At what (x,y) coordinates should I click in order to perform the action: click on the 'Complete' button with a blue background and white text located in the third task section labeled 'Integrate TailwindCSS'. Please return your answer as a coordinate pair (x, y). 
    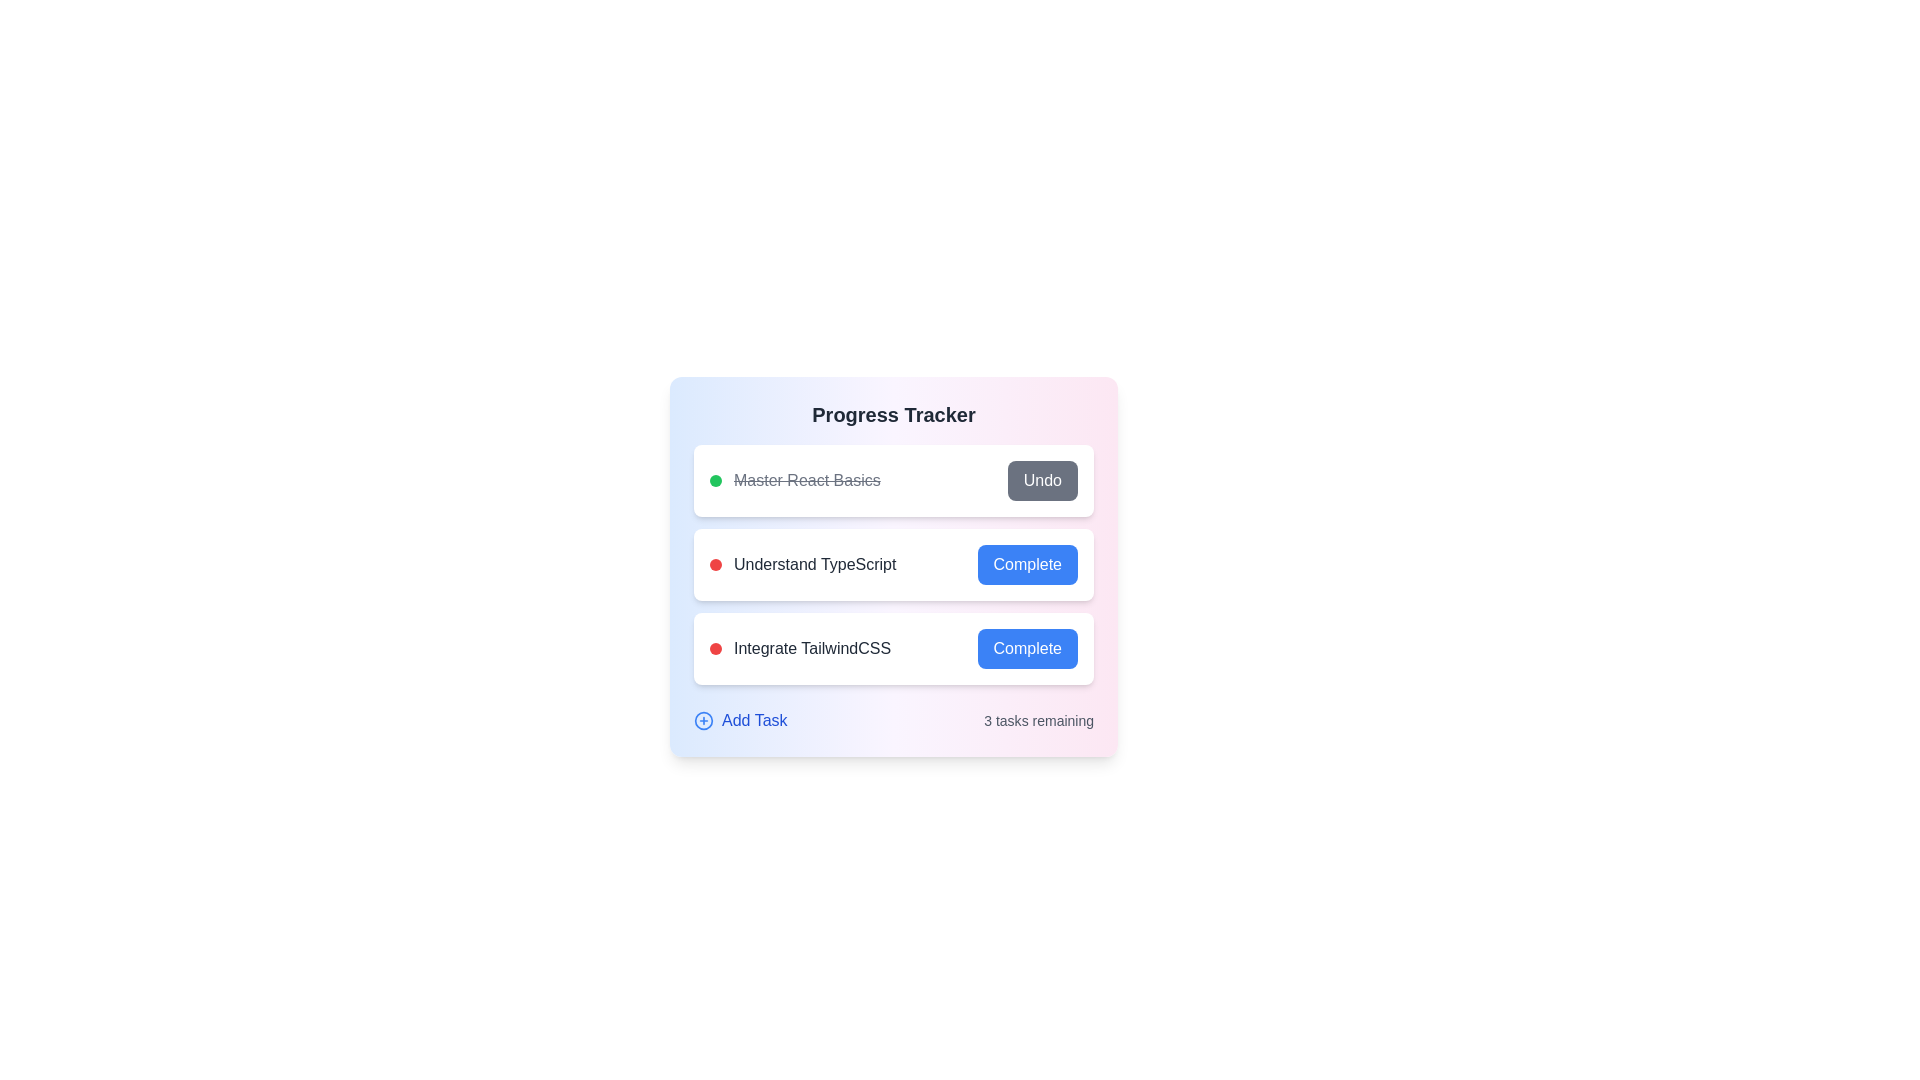
    Looking at the image, I should click on (1027, 648).